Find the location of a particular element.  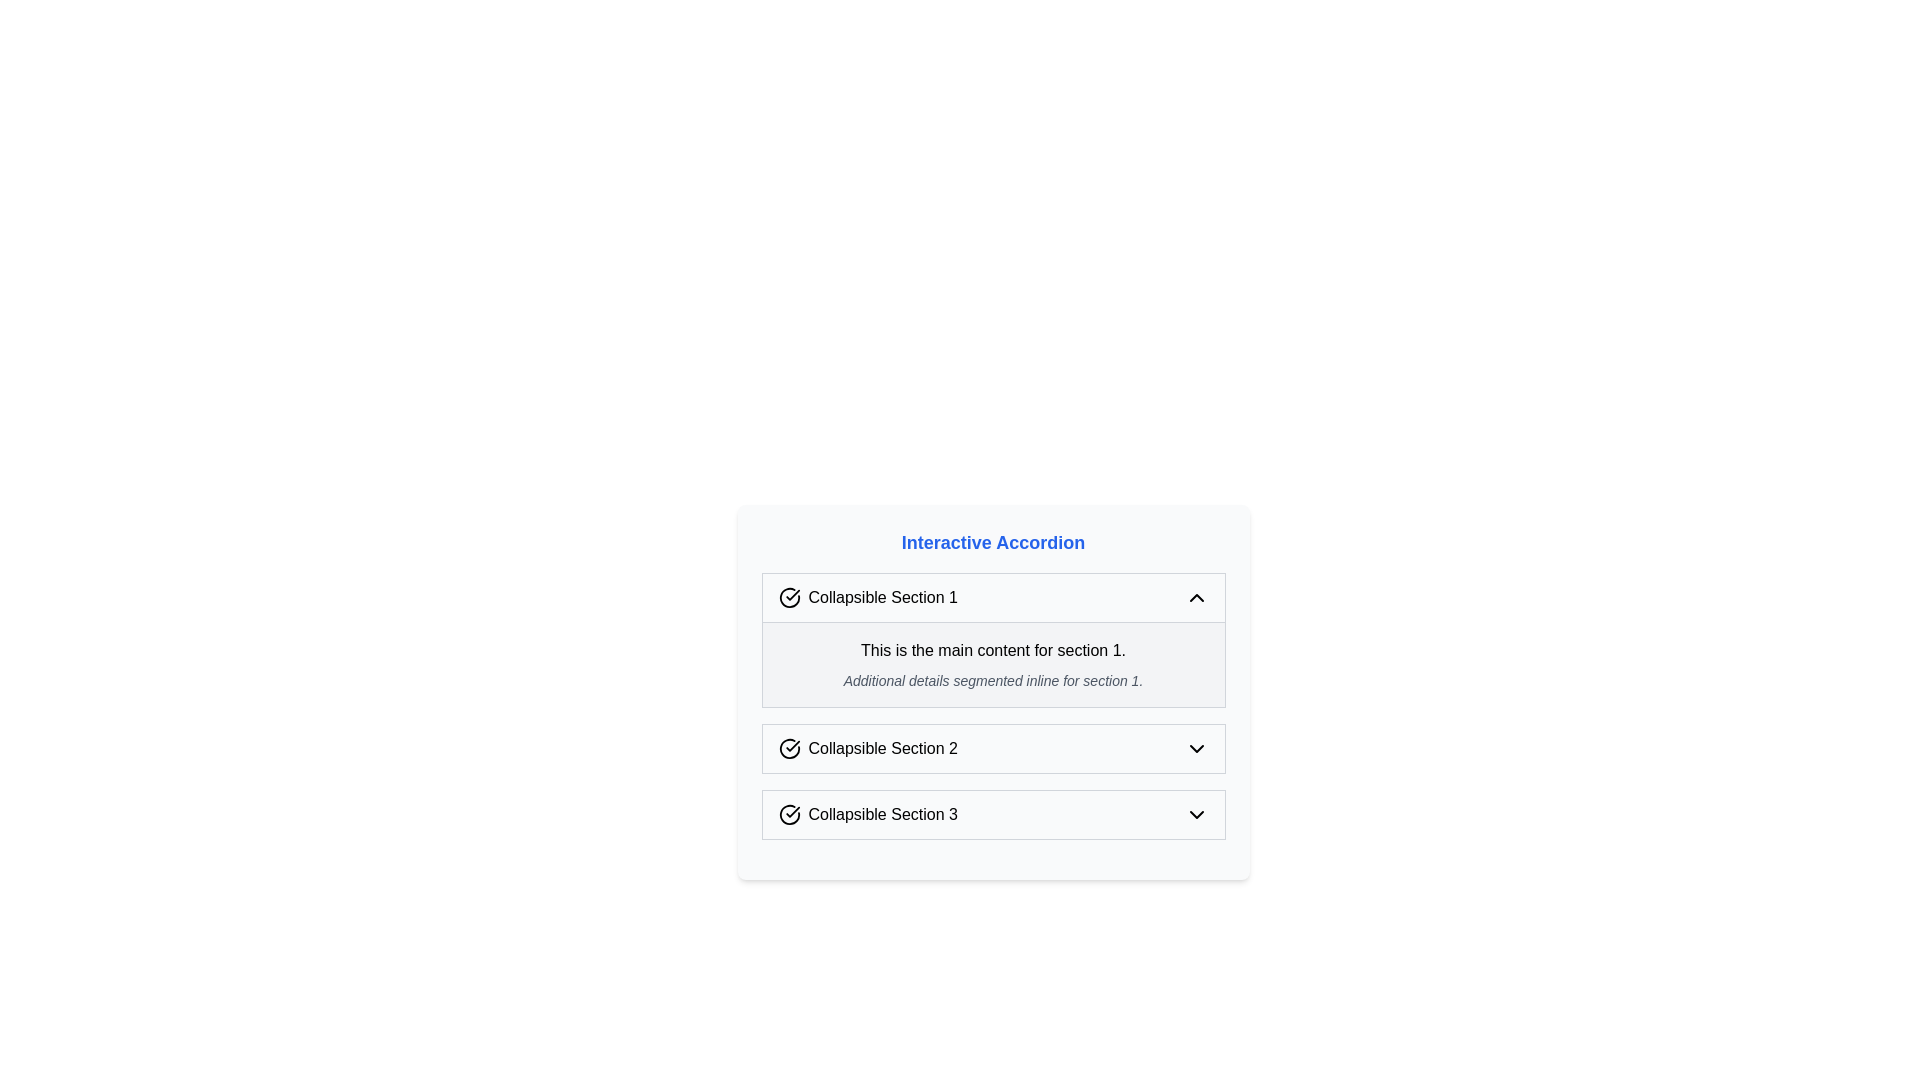

the 'Collapsible Section 2' text label with icon to navigate within the collapsible sections is located at coordinates (868, 748).